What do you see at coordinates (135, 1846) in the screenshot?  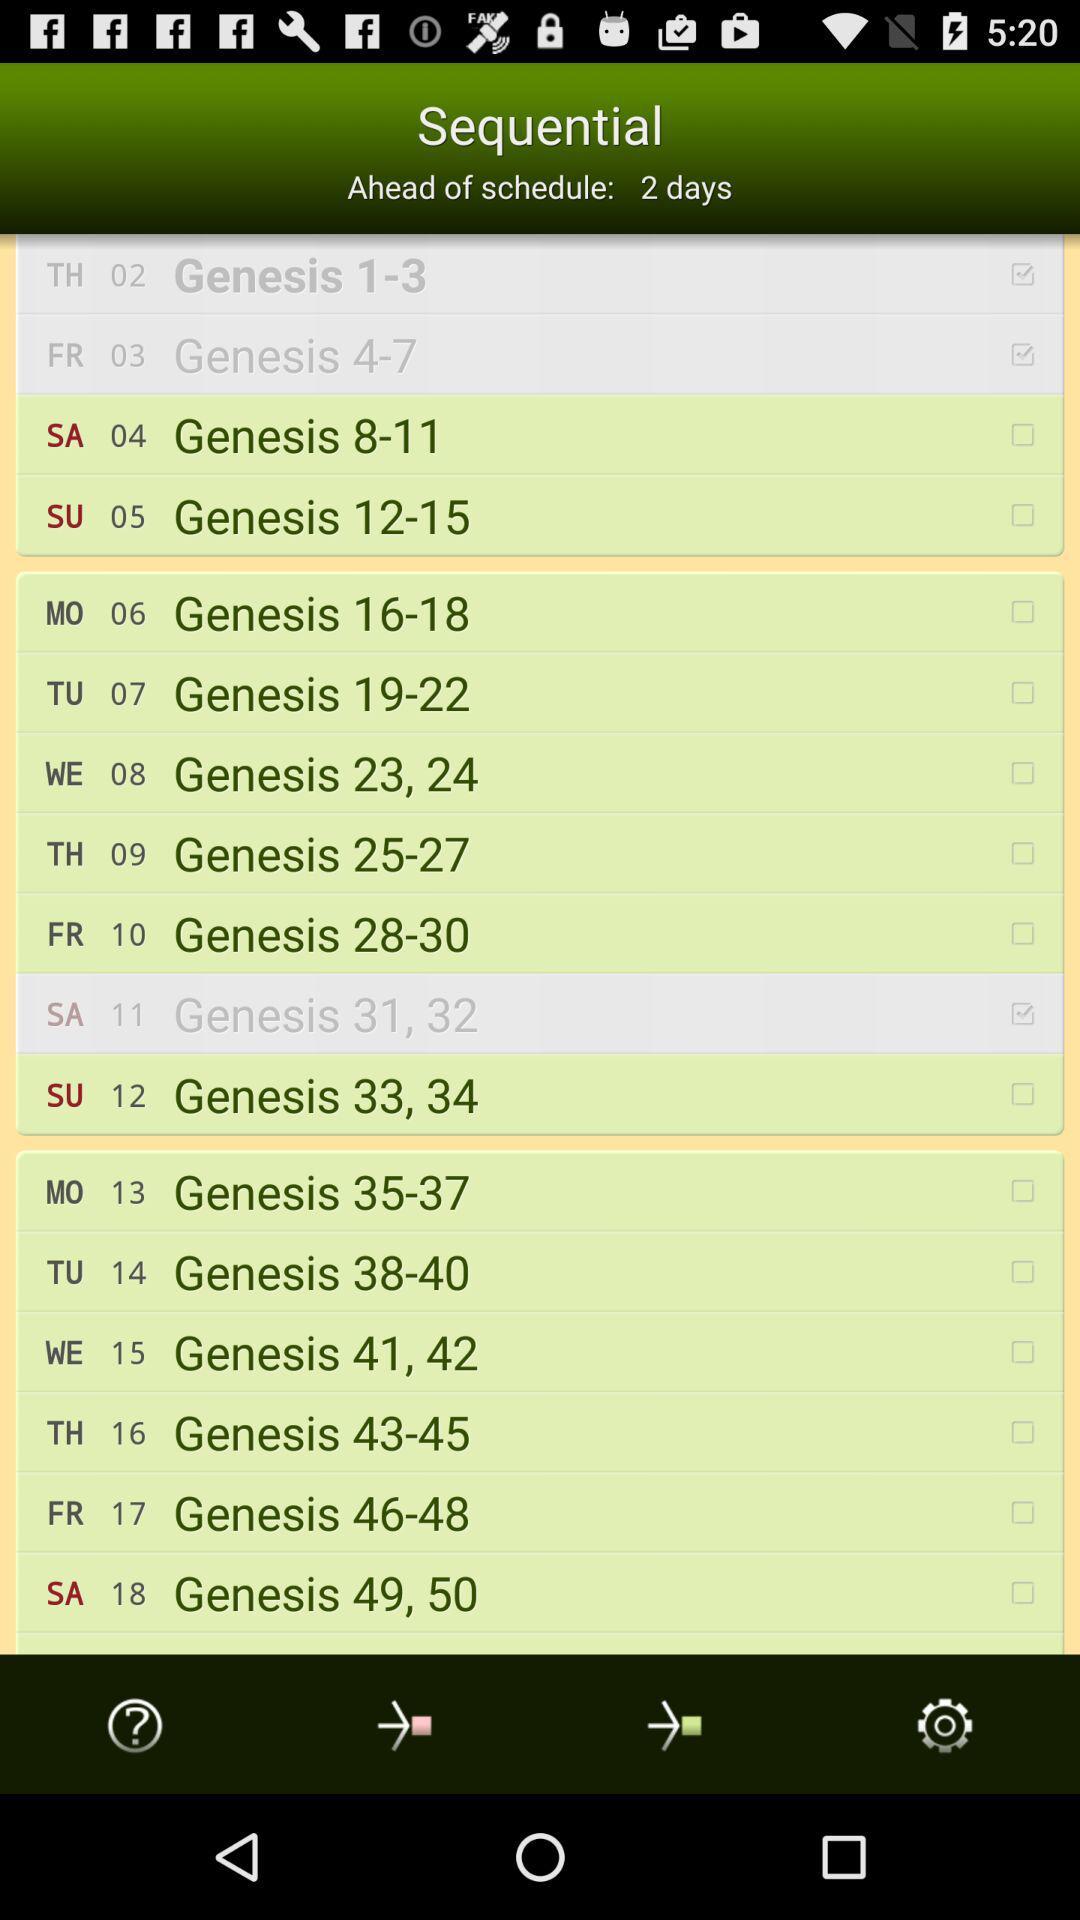 I see `the help icon` at bounding box center [135, 1846].